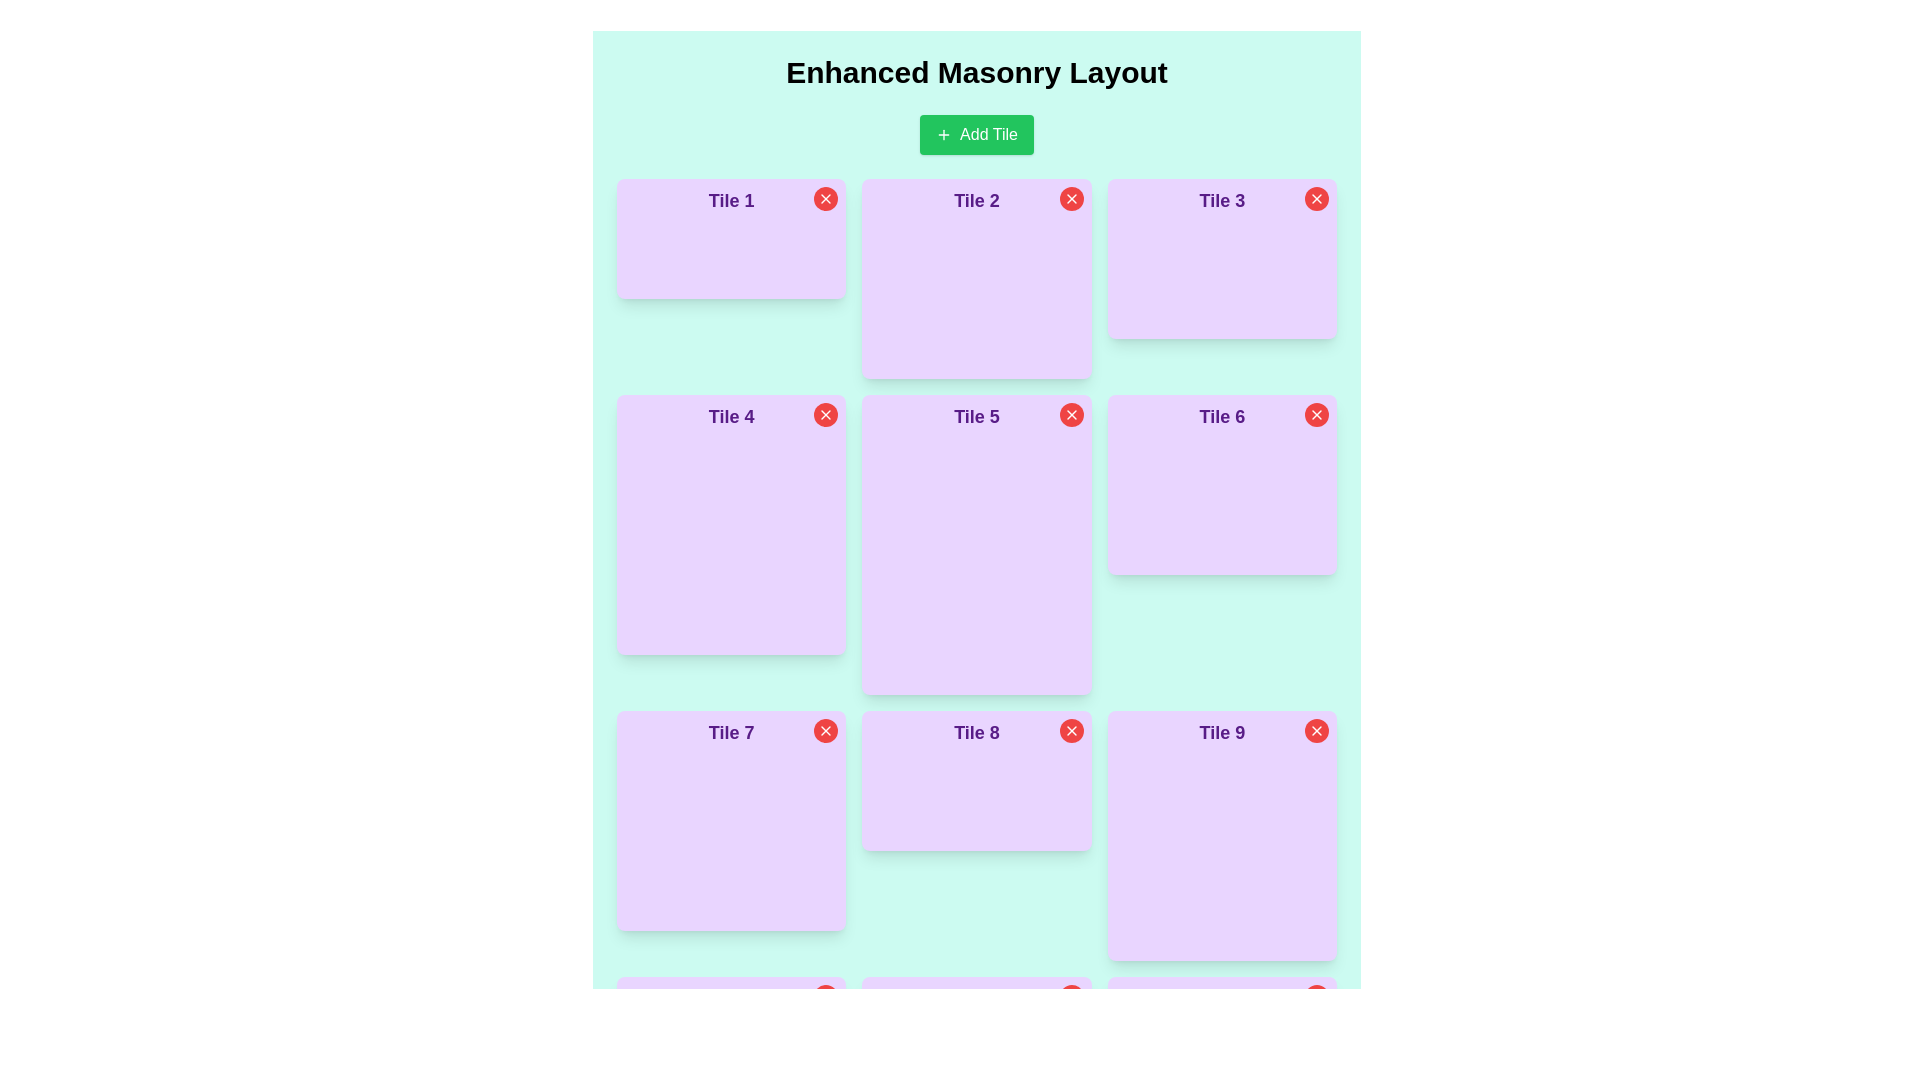  What do you see at coordinates (977, 135) in the screenshot?
I see `the green button located near the top center of the interface, below the 'Enhanced Masonry Layout' heading` at bounding box center [977, 135].